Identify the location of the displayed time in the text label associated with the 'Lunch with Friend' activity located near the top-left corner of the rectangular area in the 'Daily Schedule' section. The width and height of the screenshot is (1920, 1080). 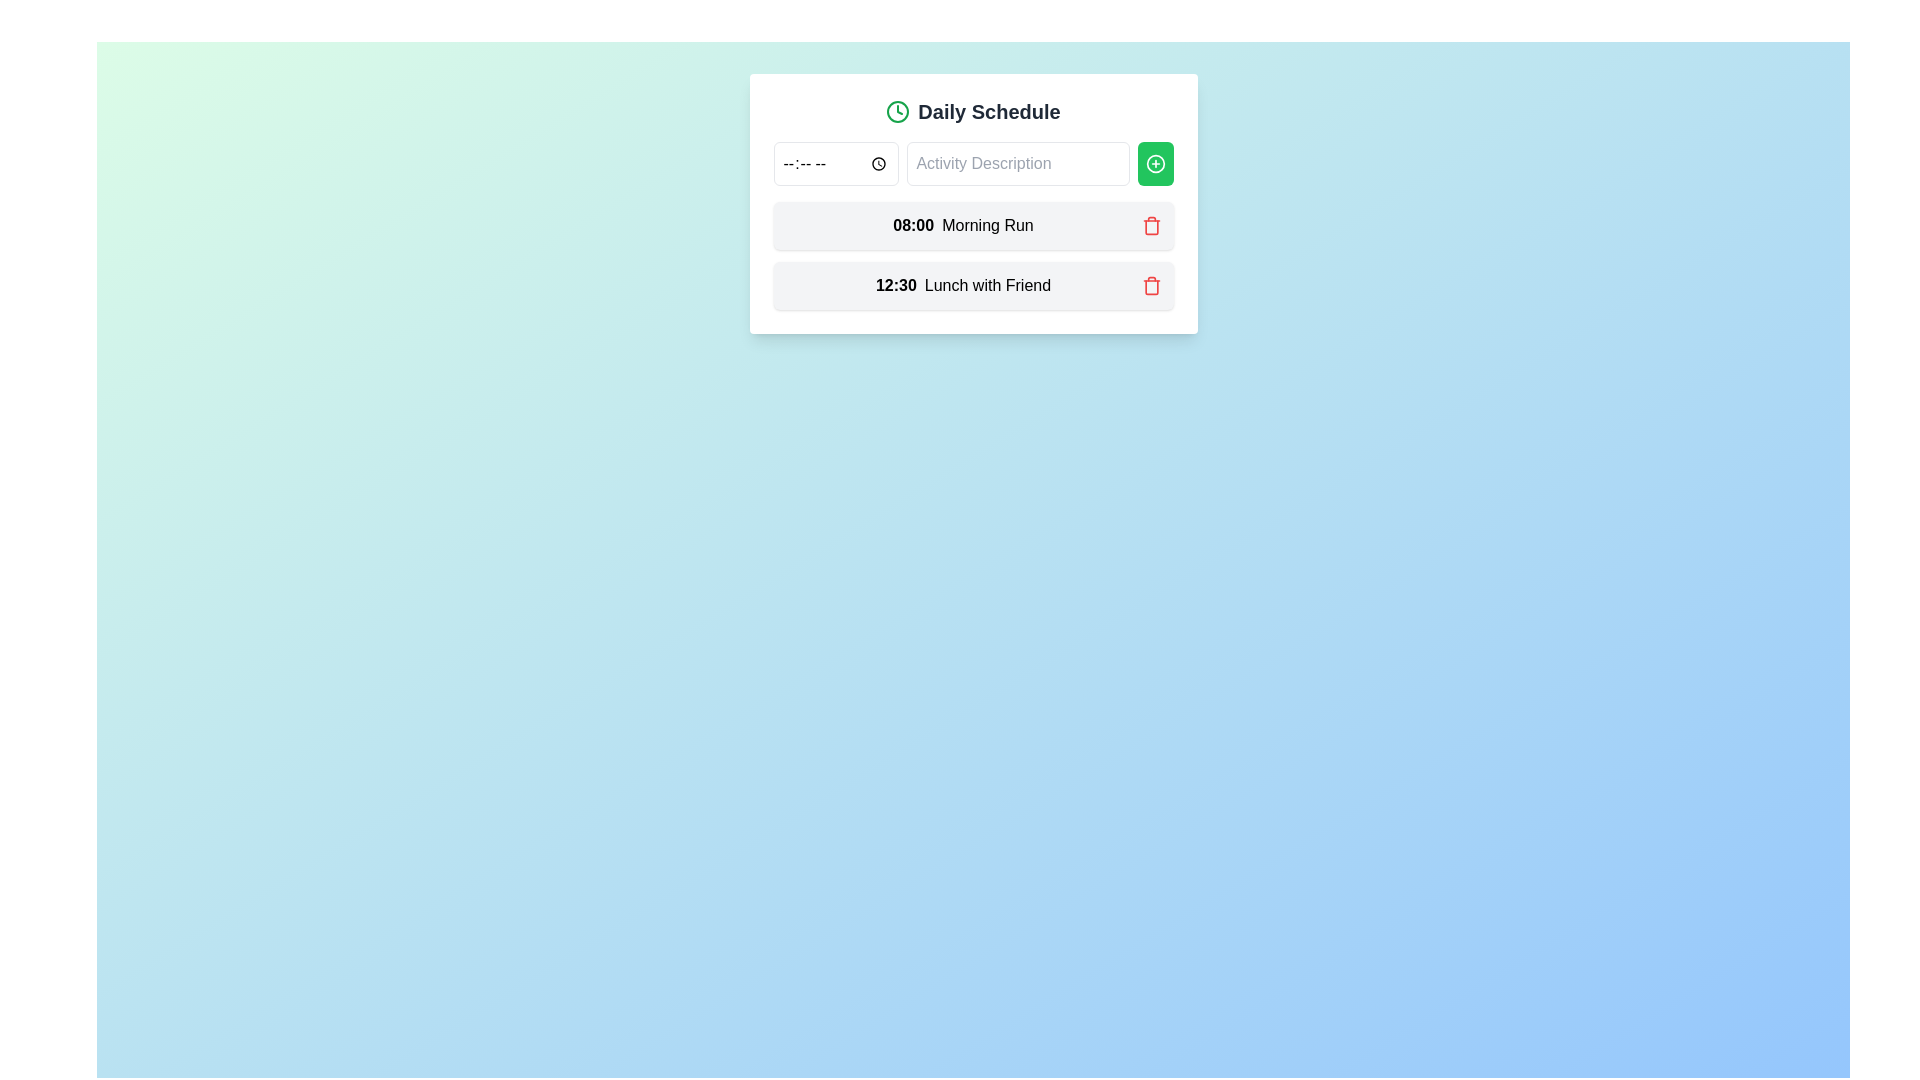
(895, 285).